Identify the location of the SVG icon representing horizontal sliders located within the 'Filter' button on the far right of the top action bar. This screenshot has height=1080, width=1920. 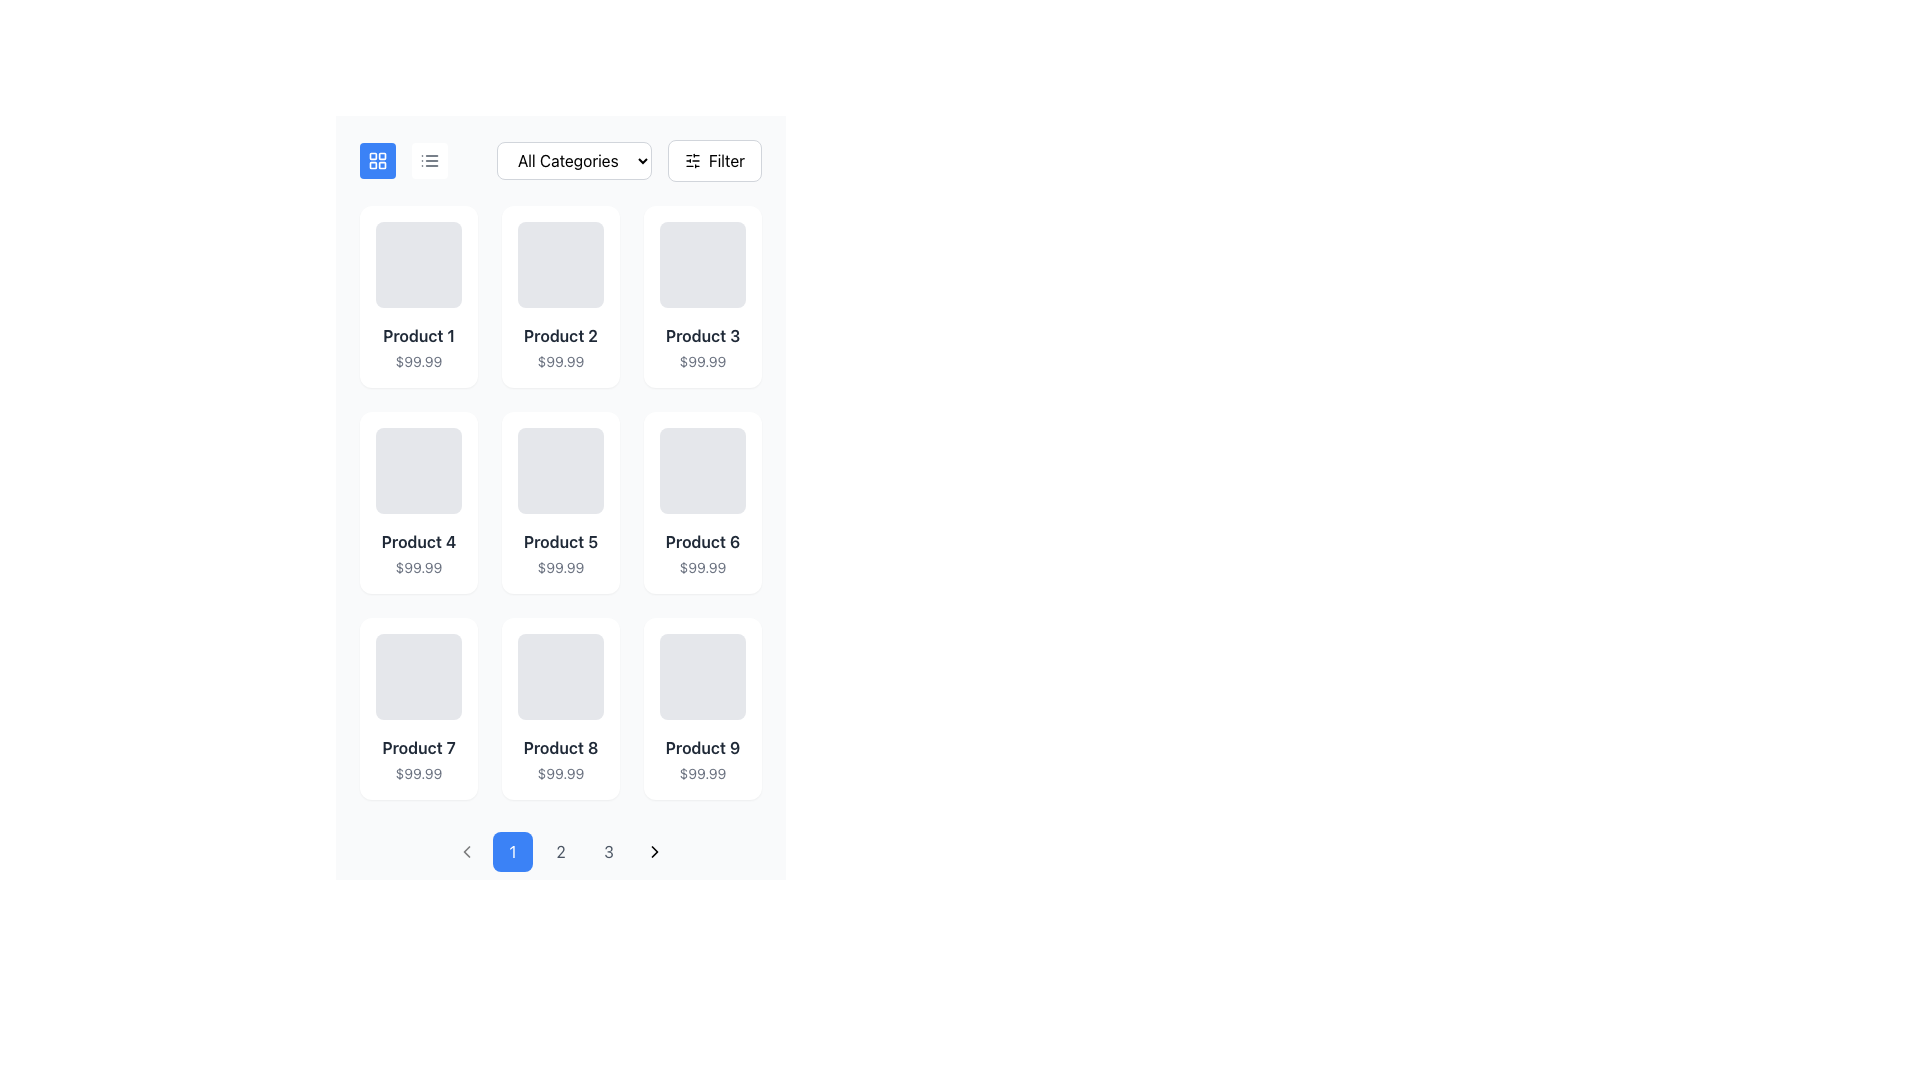
(692, 160).